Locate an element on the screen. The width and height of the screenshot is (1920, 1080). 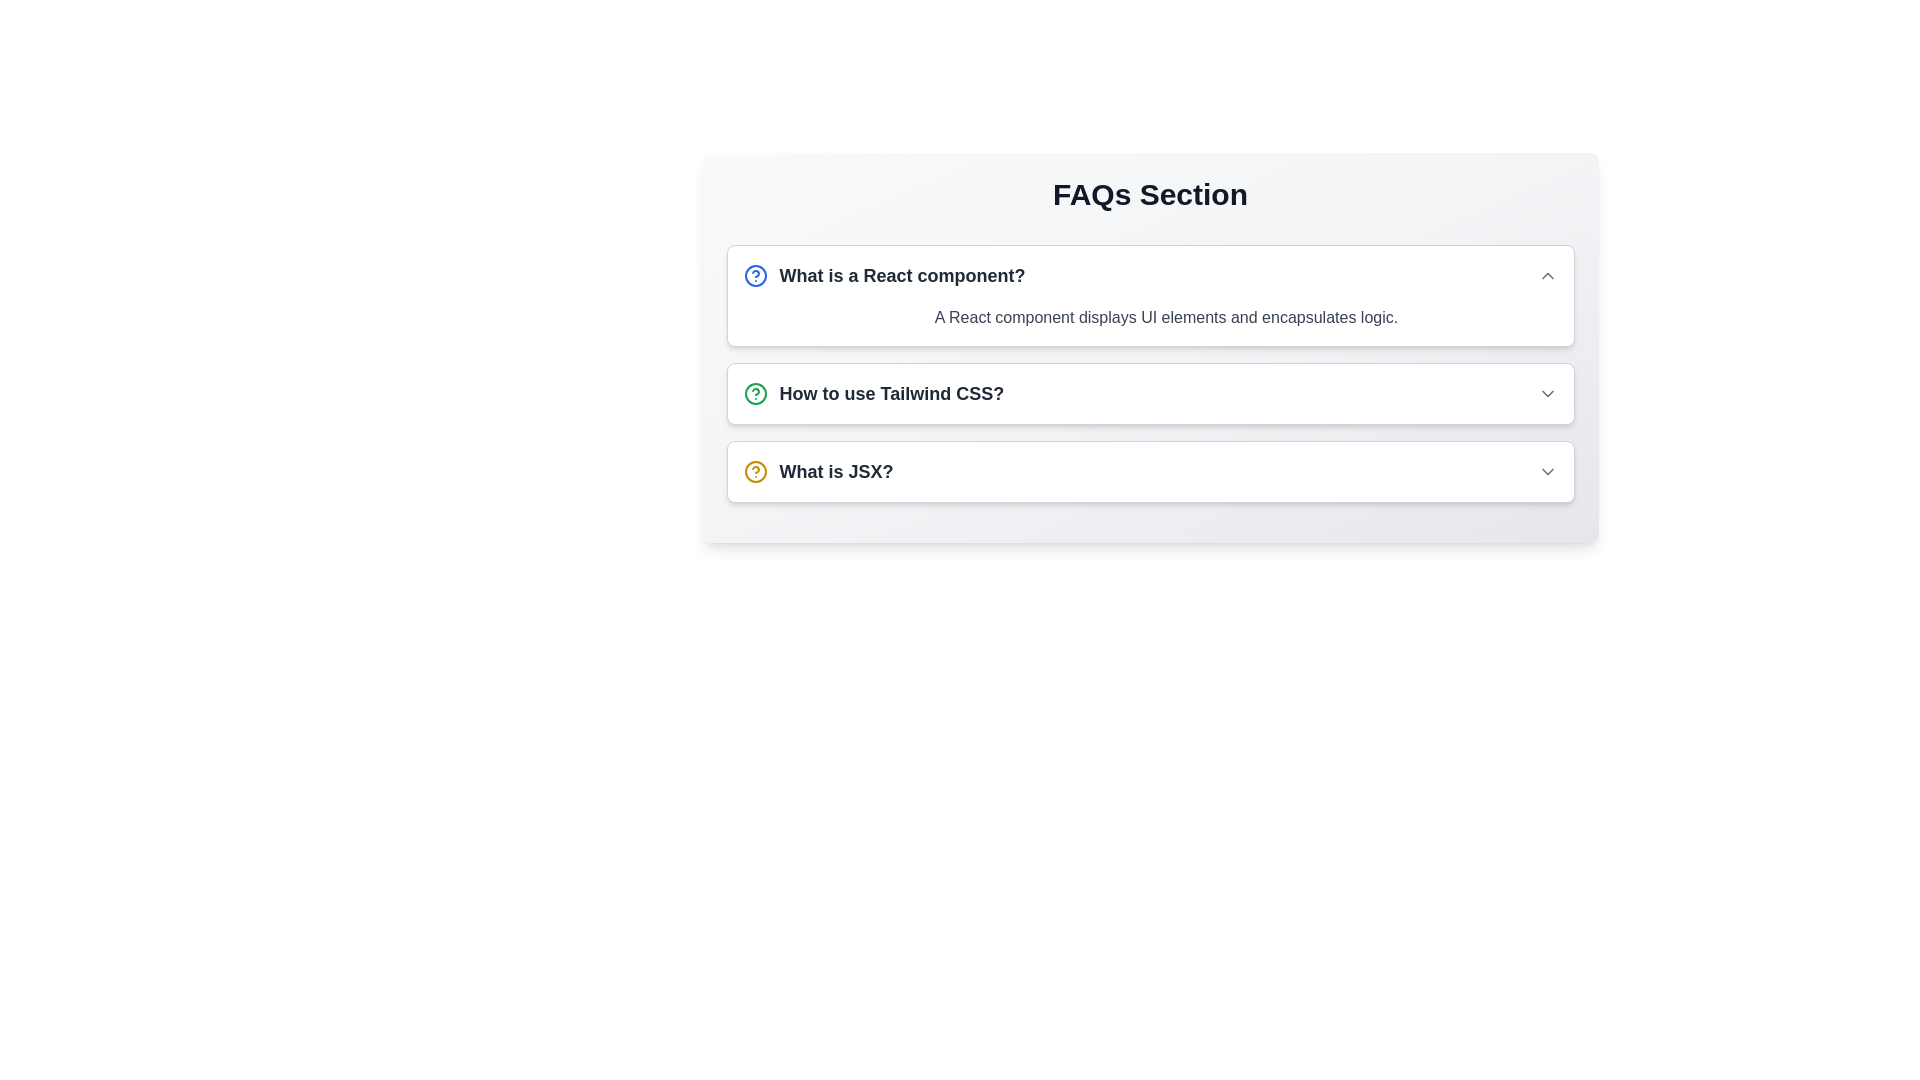
text element displaying 'A React component displays UI elements and encapsulates logic.' located below the heading 'What is a React component?' in the FAQ section is located at coordinates (1150, 325).